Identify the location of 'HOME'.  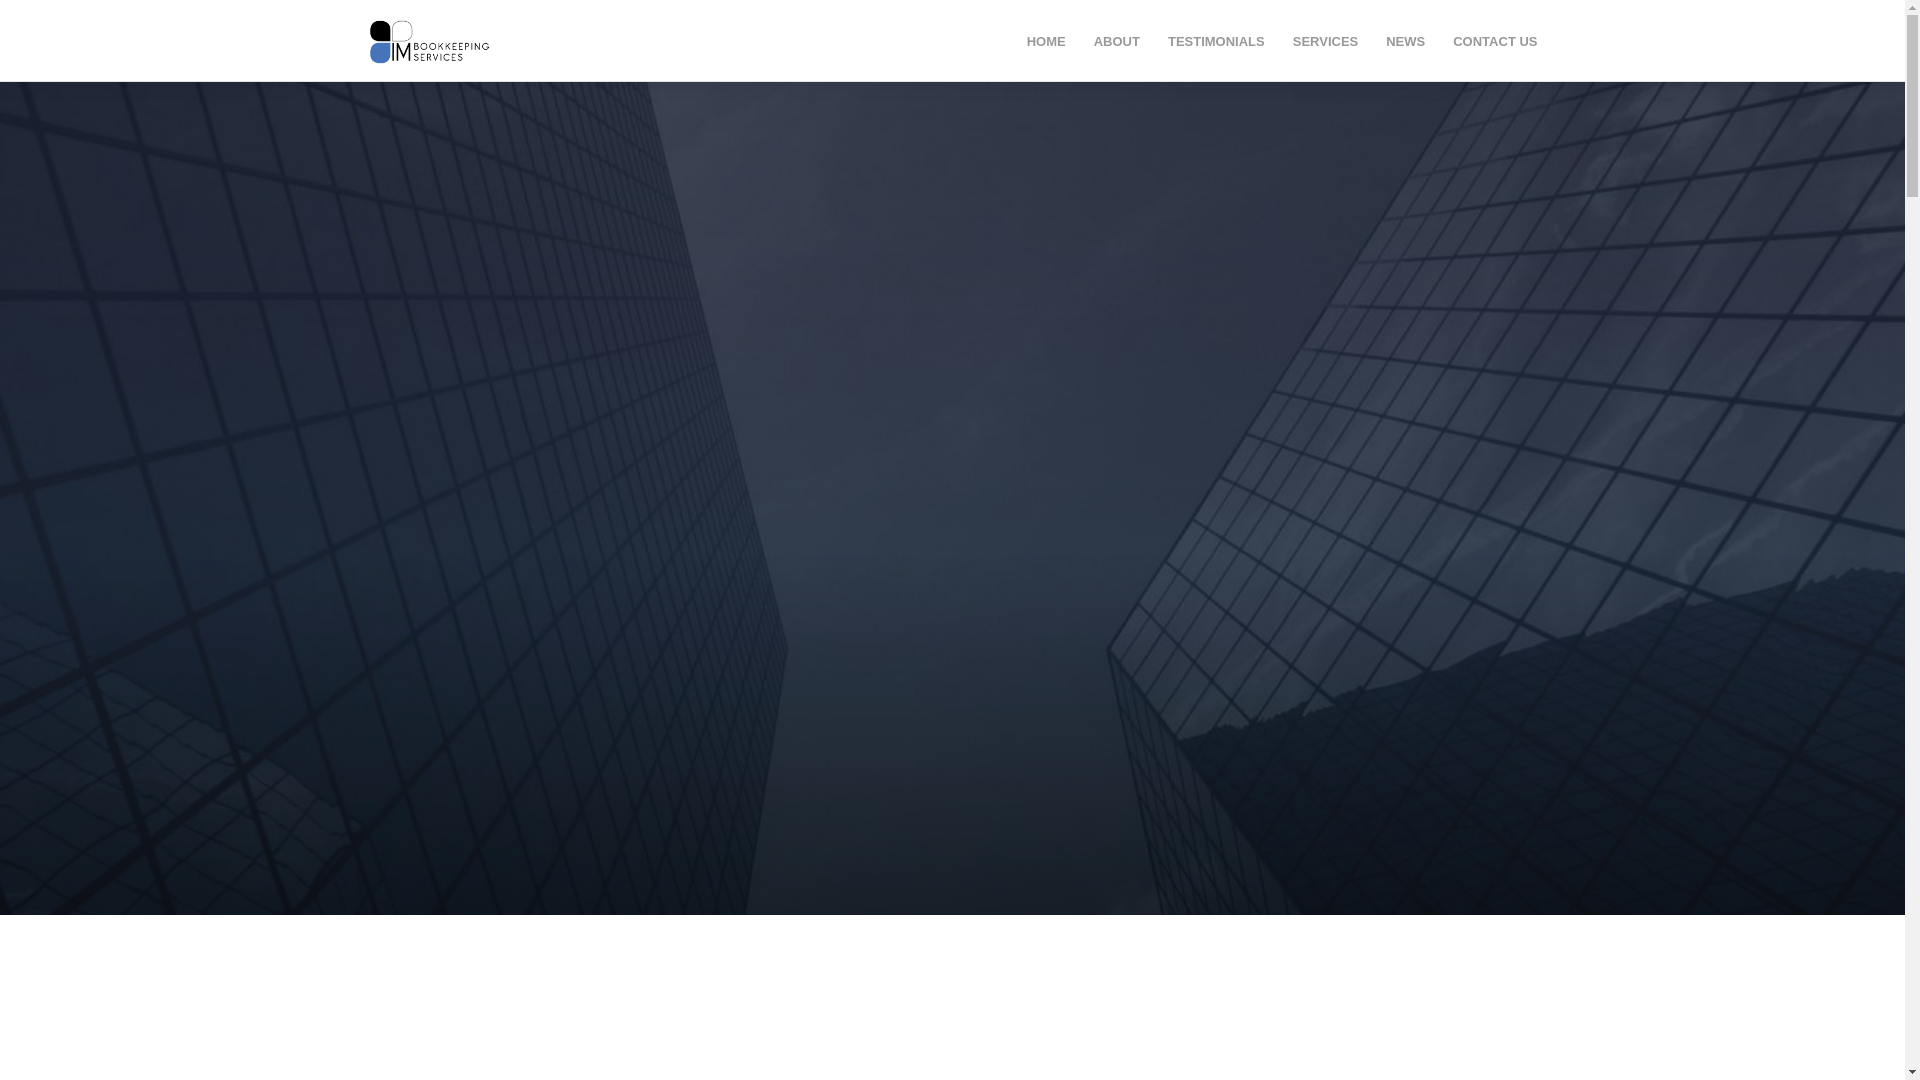
(1027, 41).